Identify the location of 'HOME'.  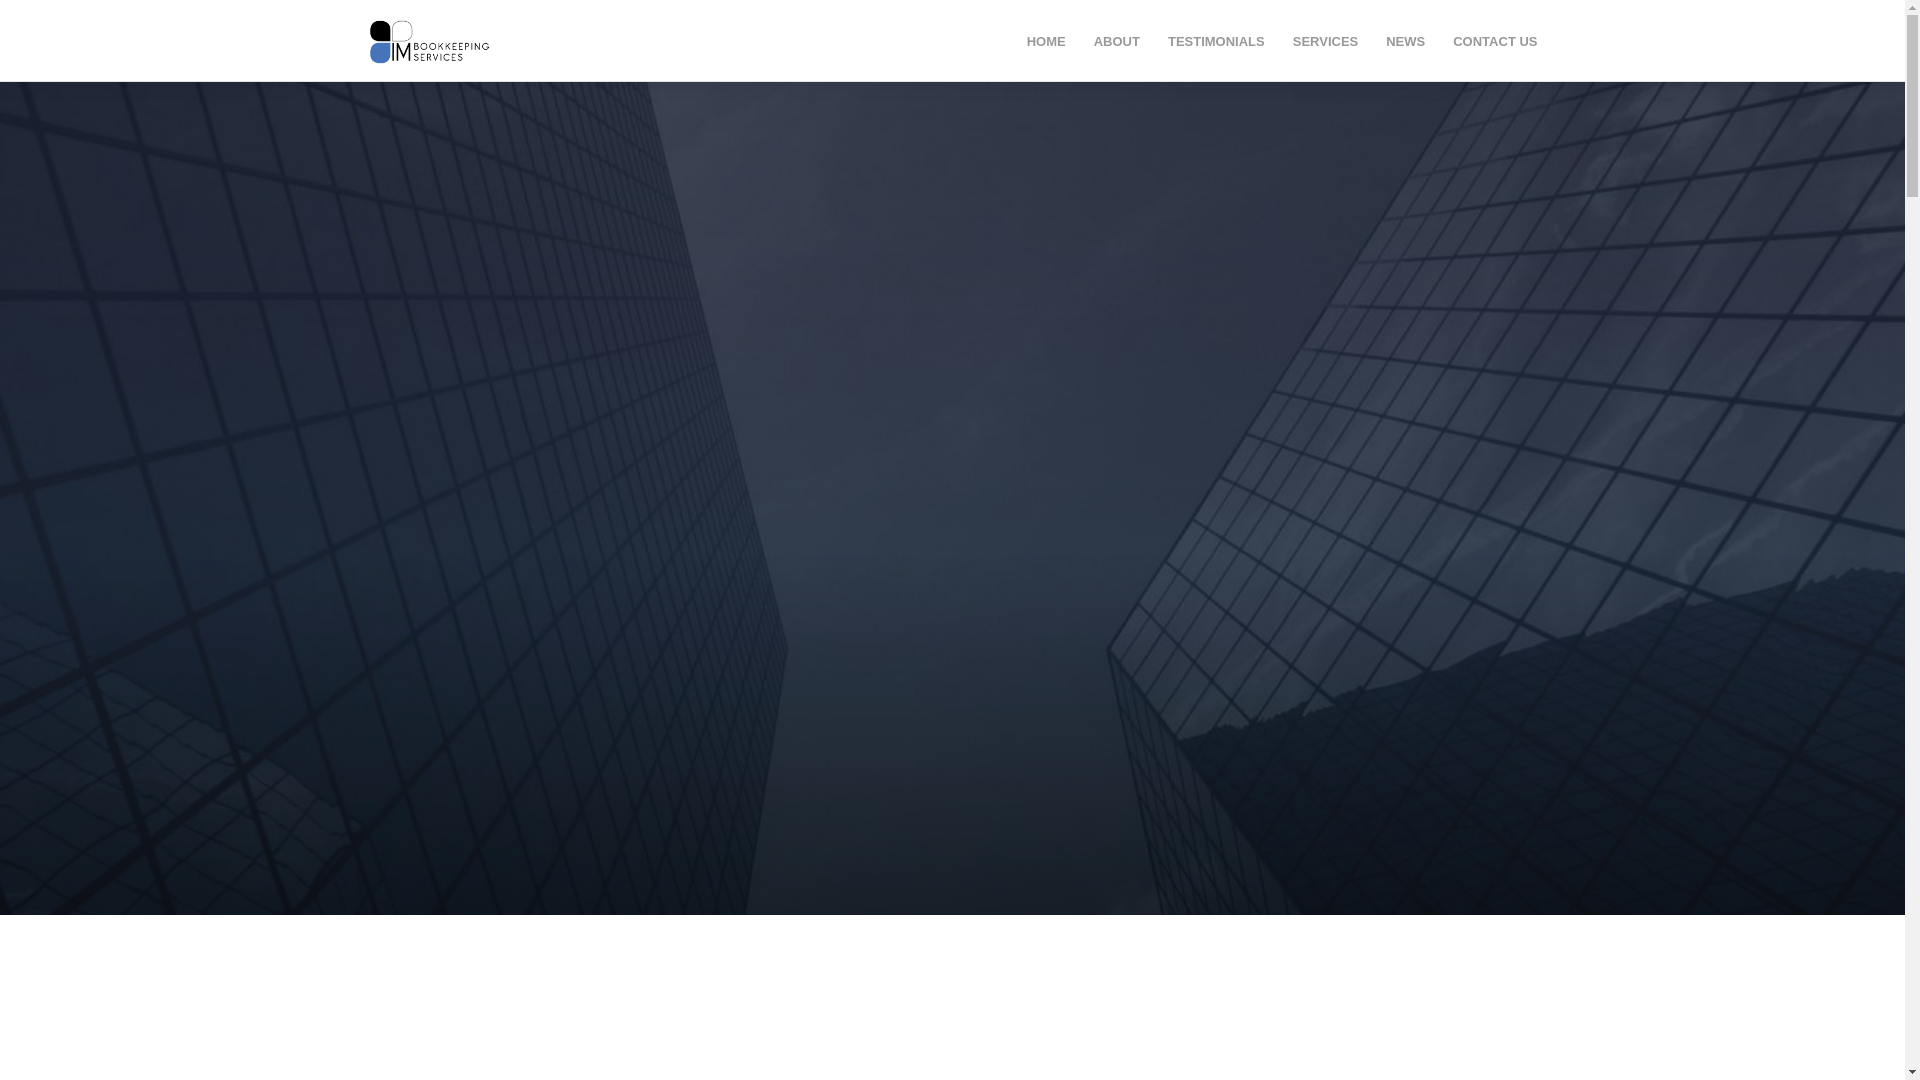
(1027, 41).